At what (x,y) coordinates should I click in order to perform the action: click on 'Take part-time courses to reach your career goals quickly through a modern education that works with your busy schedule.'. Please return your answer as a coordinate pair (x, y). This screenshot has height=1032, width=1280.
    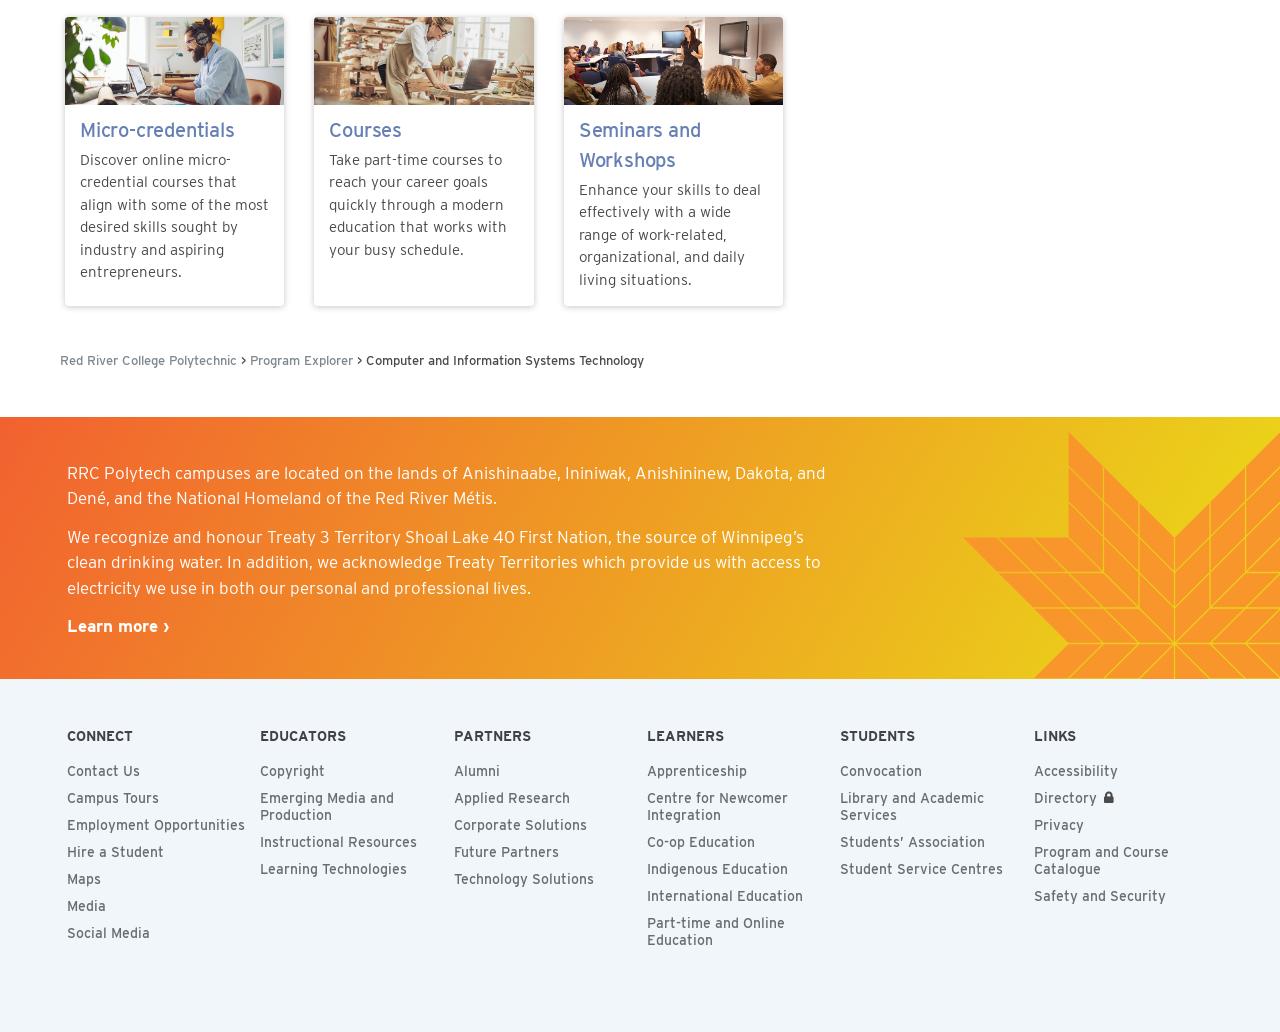
    Looking at the image, I should click on (417, 203).